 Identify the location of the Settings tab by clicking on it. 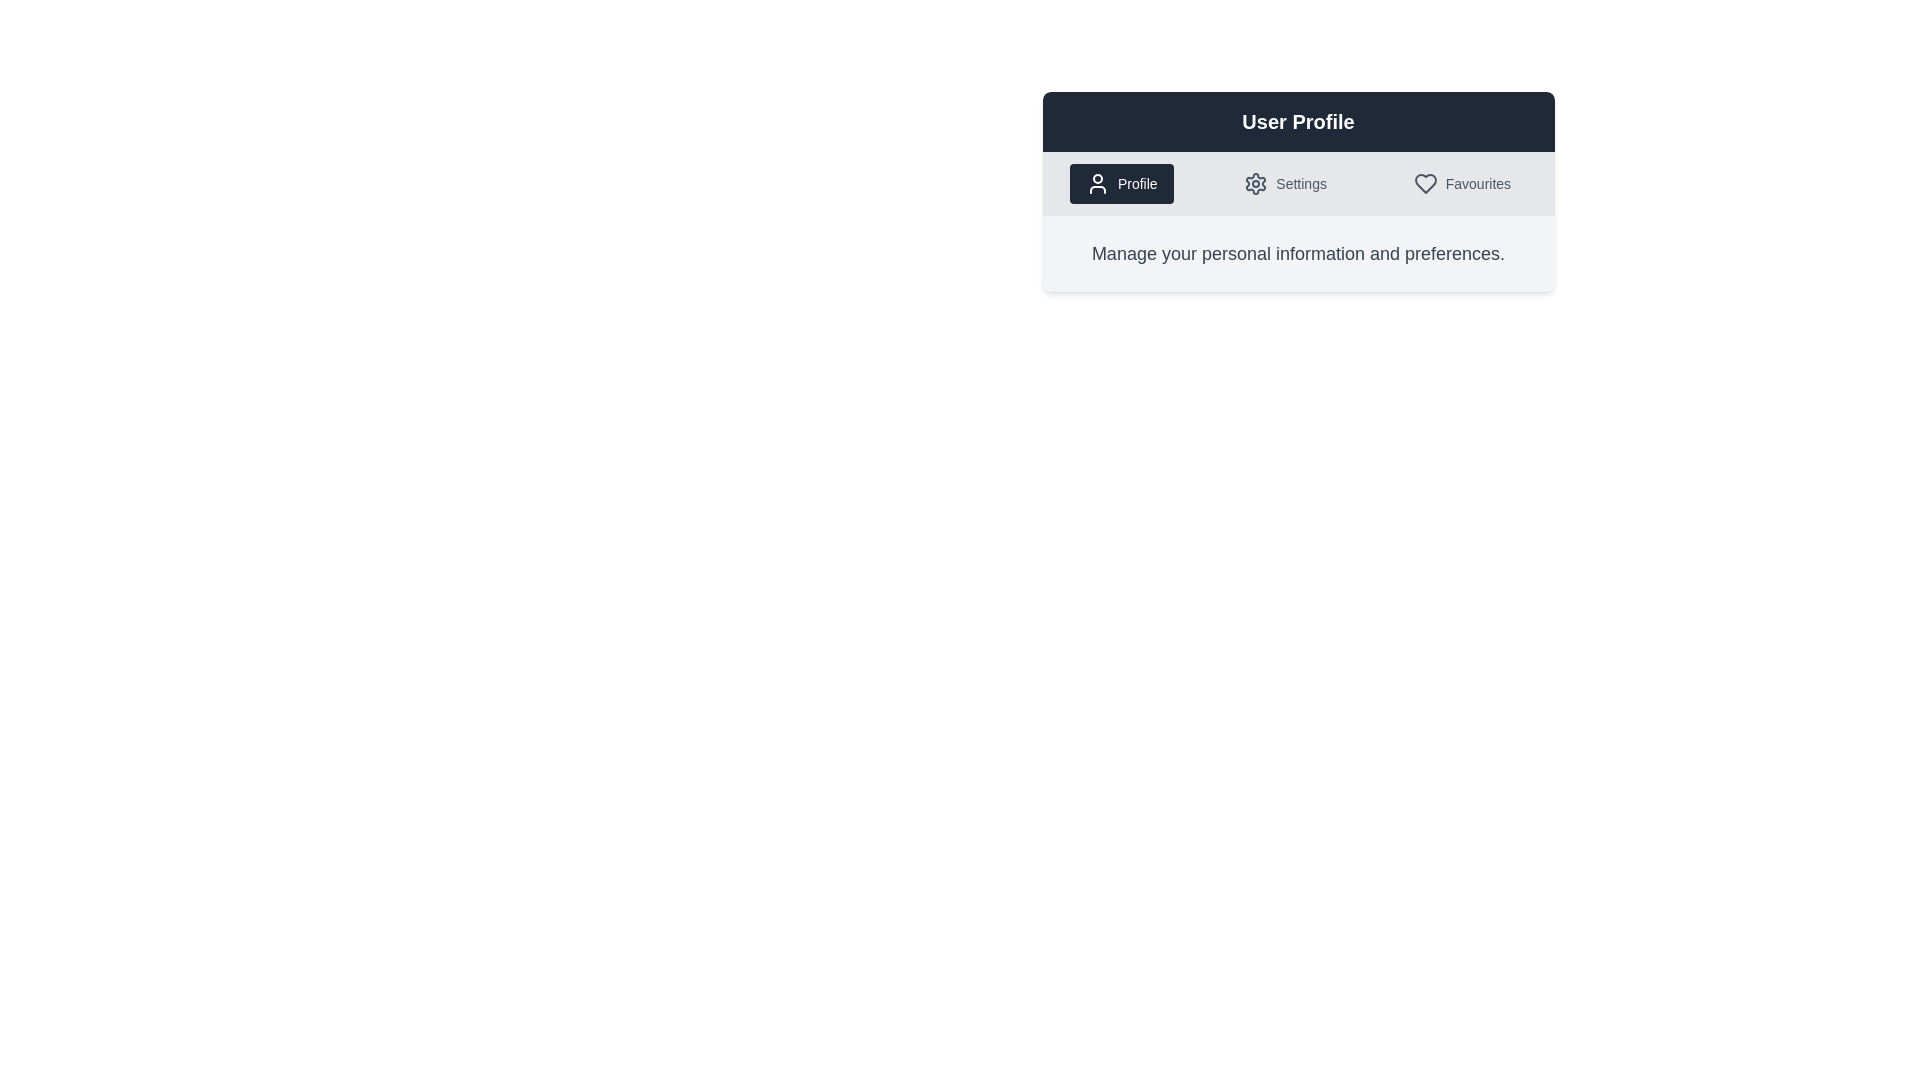
(1285, 184).